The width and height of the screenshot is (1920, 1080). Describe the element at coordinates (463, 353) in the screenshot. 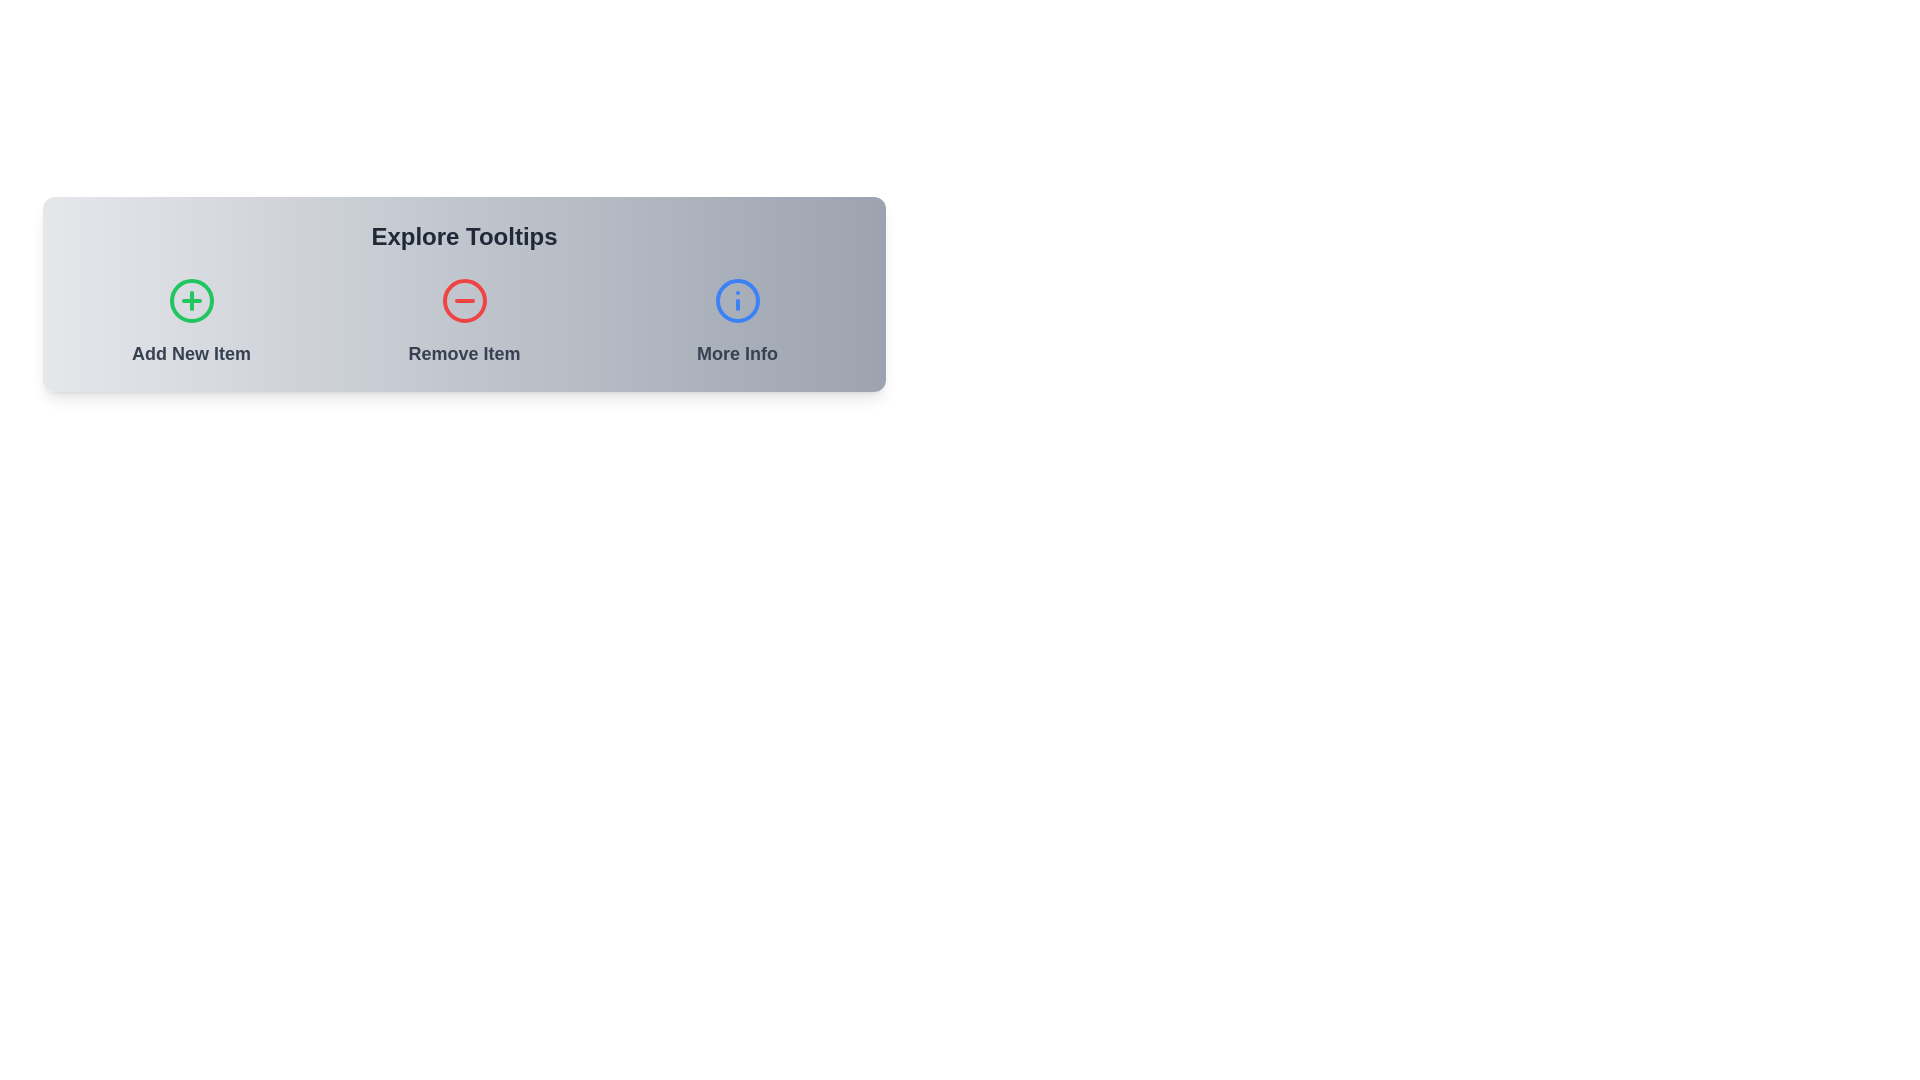

I see `the text label that serves as a descriptive text for removing an item, positioned centrally in a horizontal layout between 'Add New Item' and 'More Info'` at that location.